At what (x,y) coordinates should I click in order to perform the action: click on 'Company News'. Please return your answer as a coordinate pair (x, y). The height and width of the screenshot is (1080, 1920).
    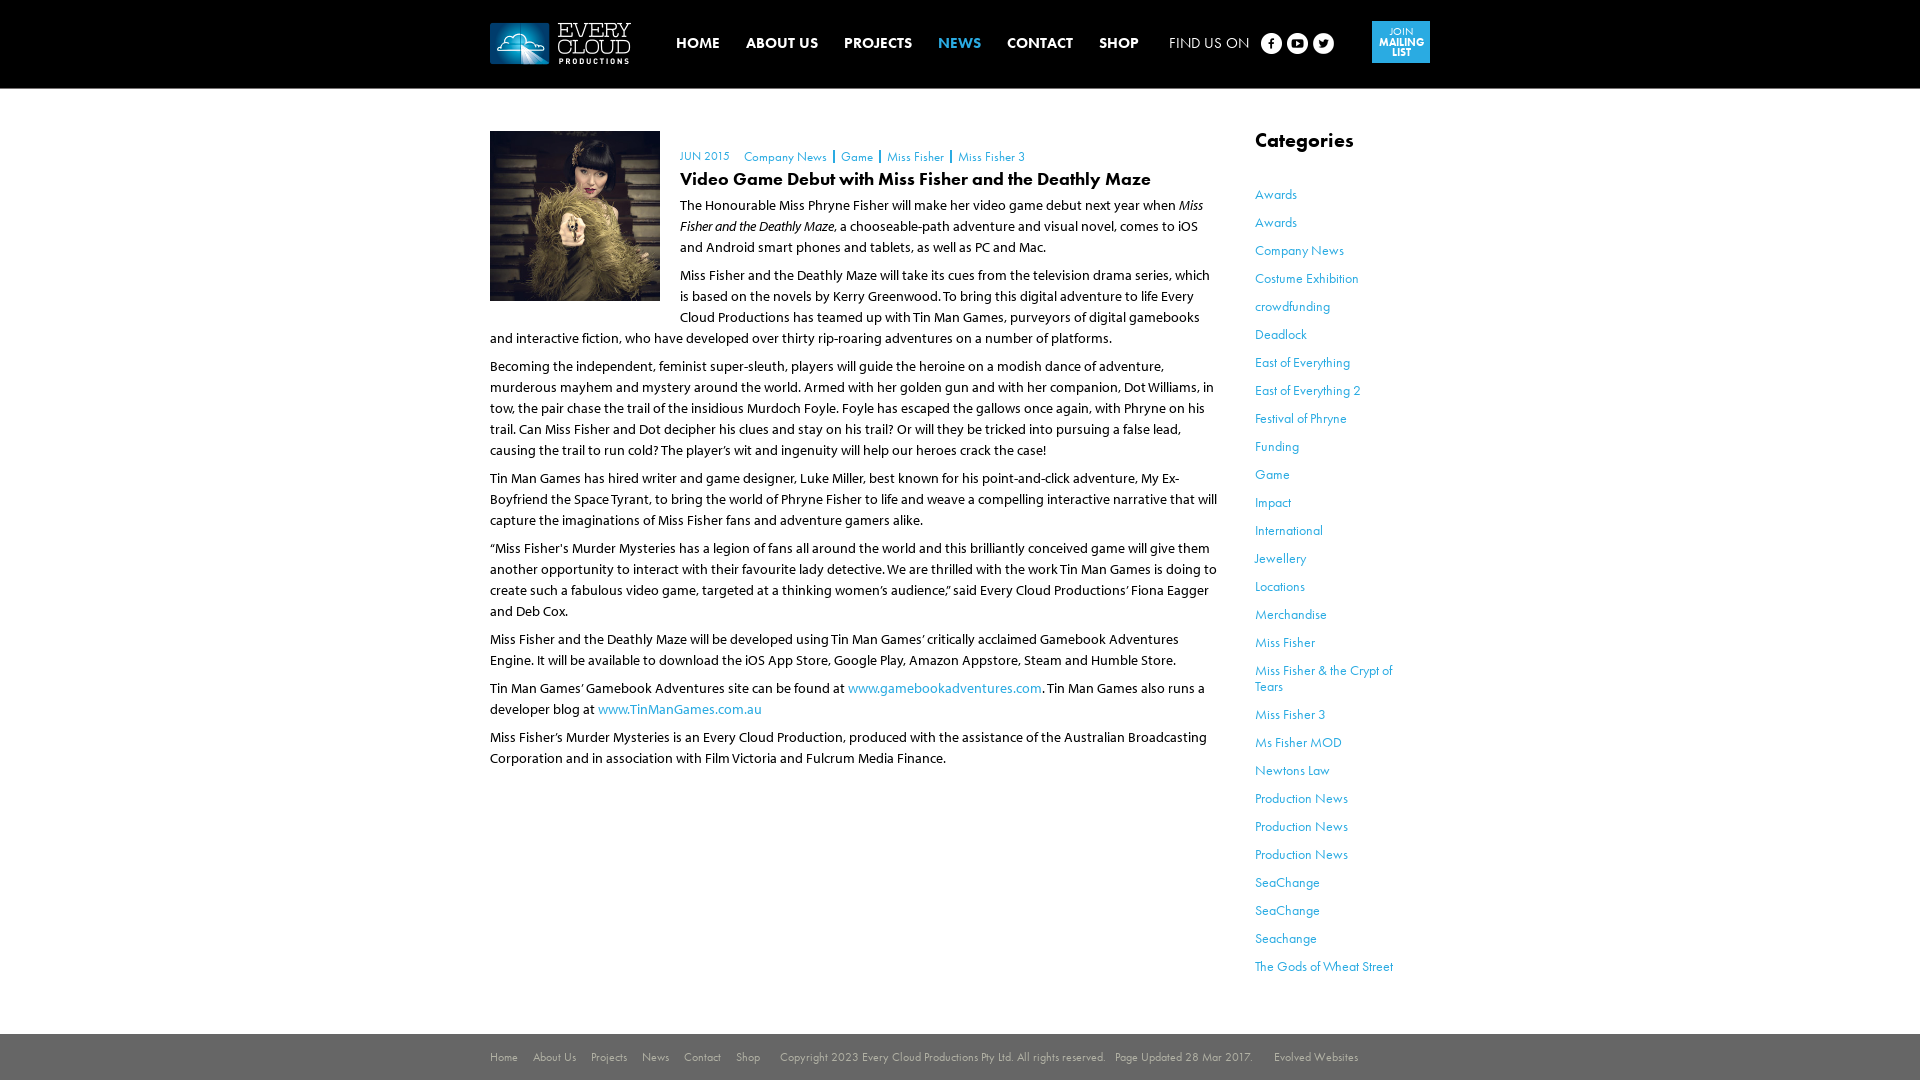
    Looking at the image, I should click on (784, 155).